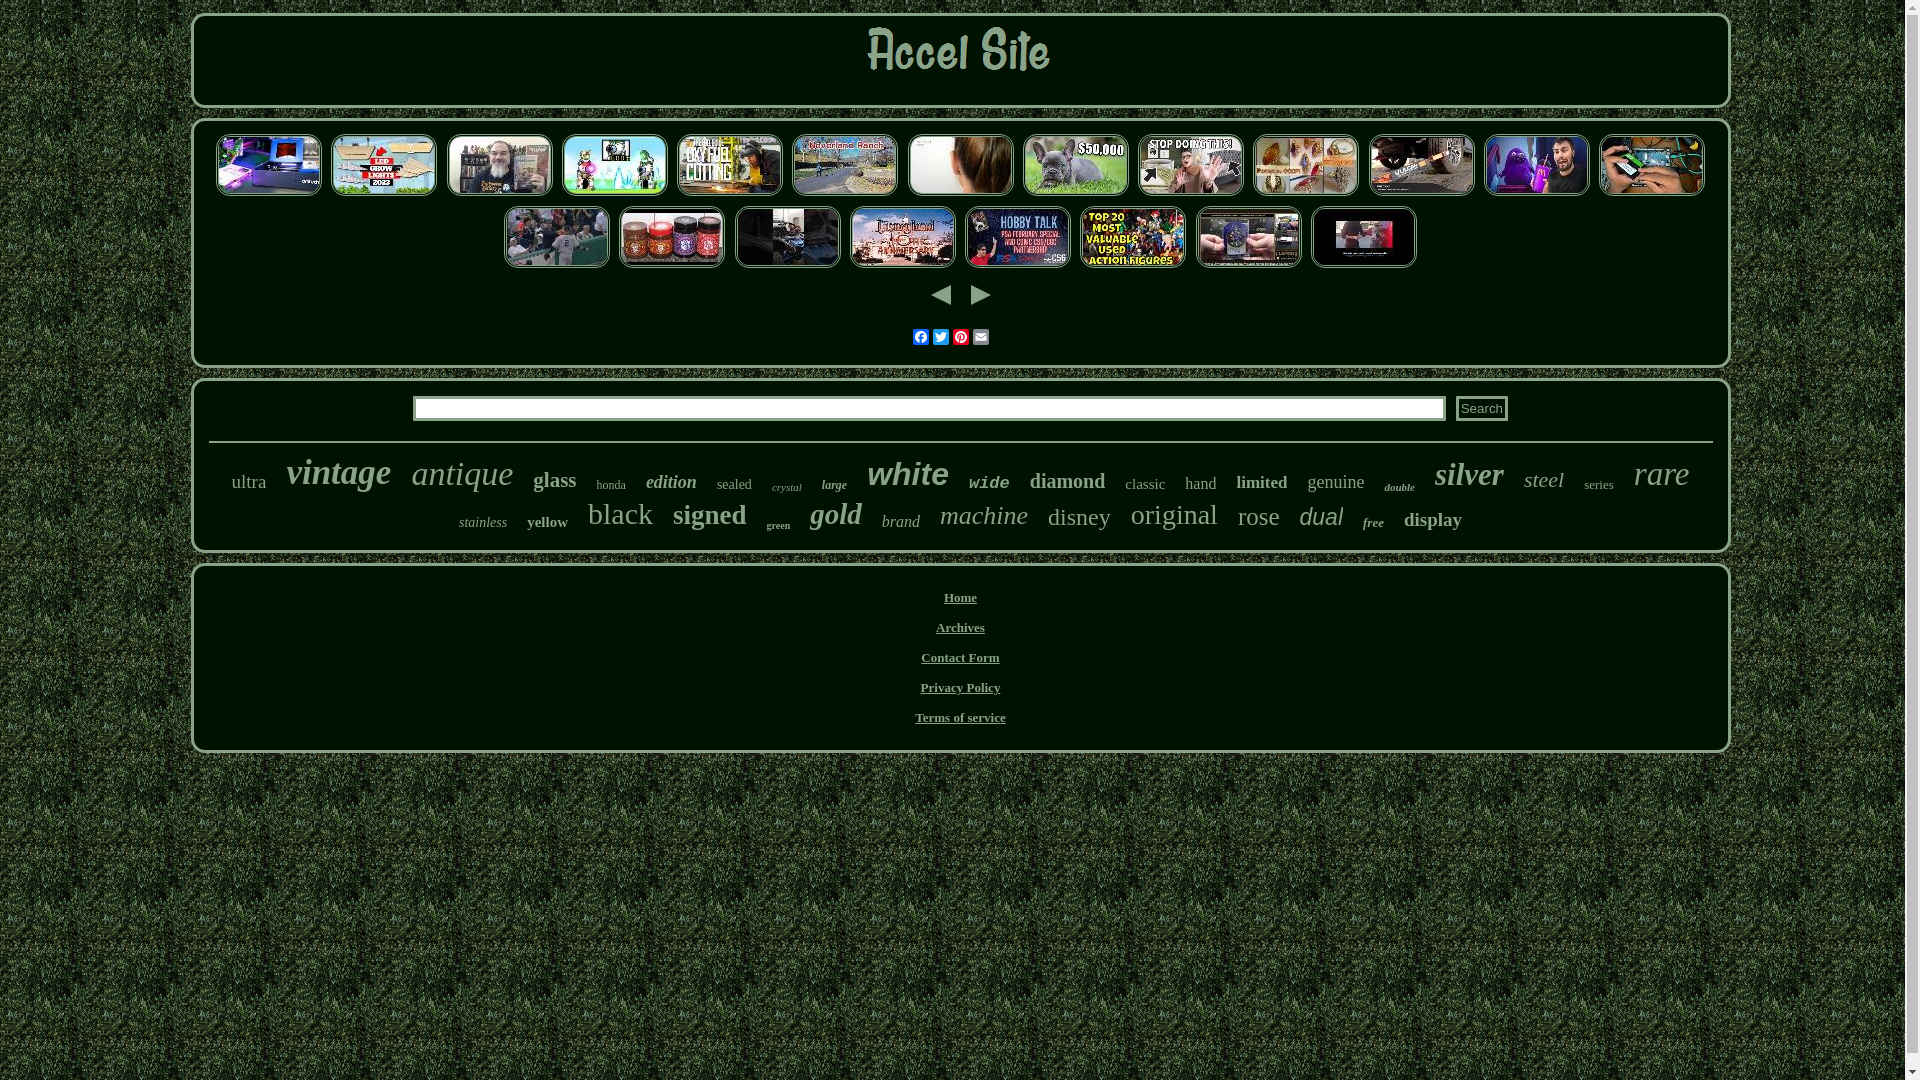  Describe the element at coordinates (1235, 482) in the screenshot. I see `'limited'` at that location.